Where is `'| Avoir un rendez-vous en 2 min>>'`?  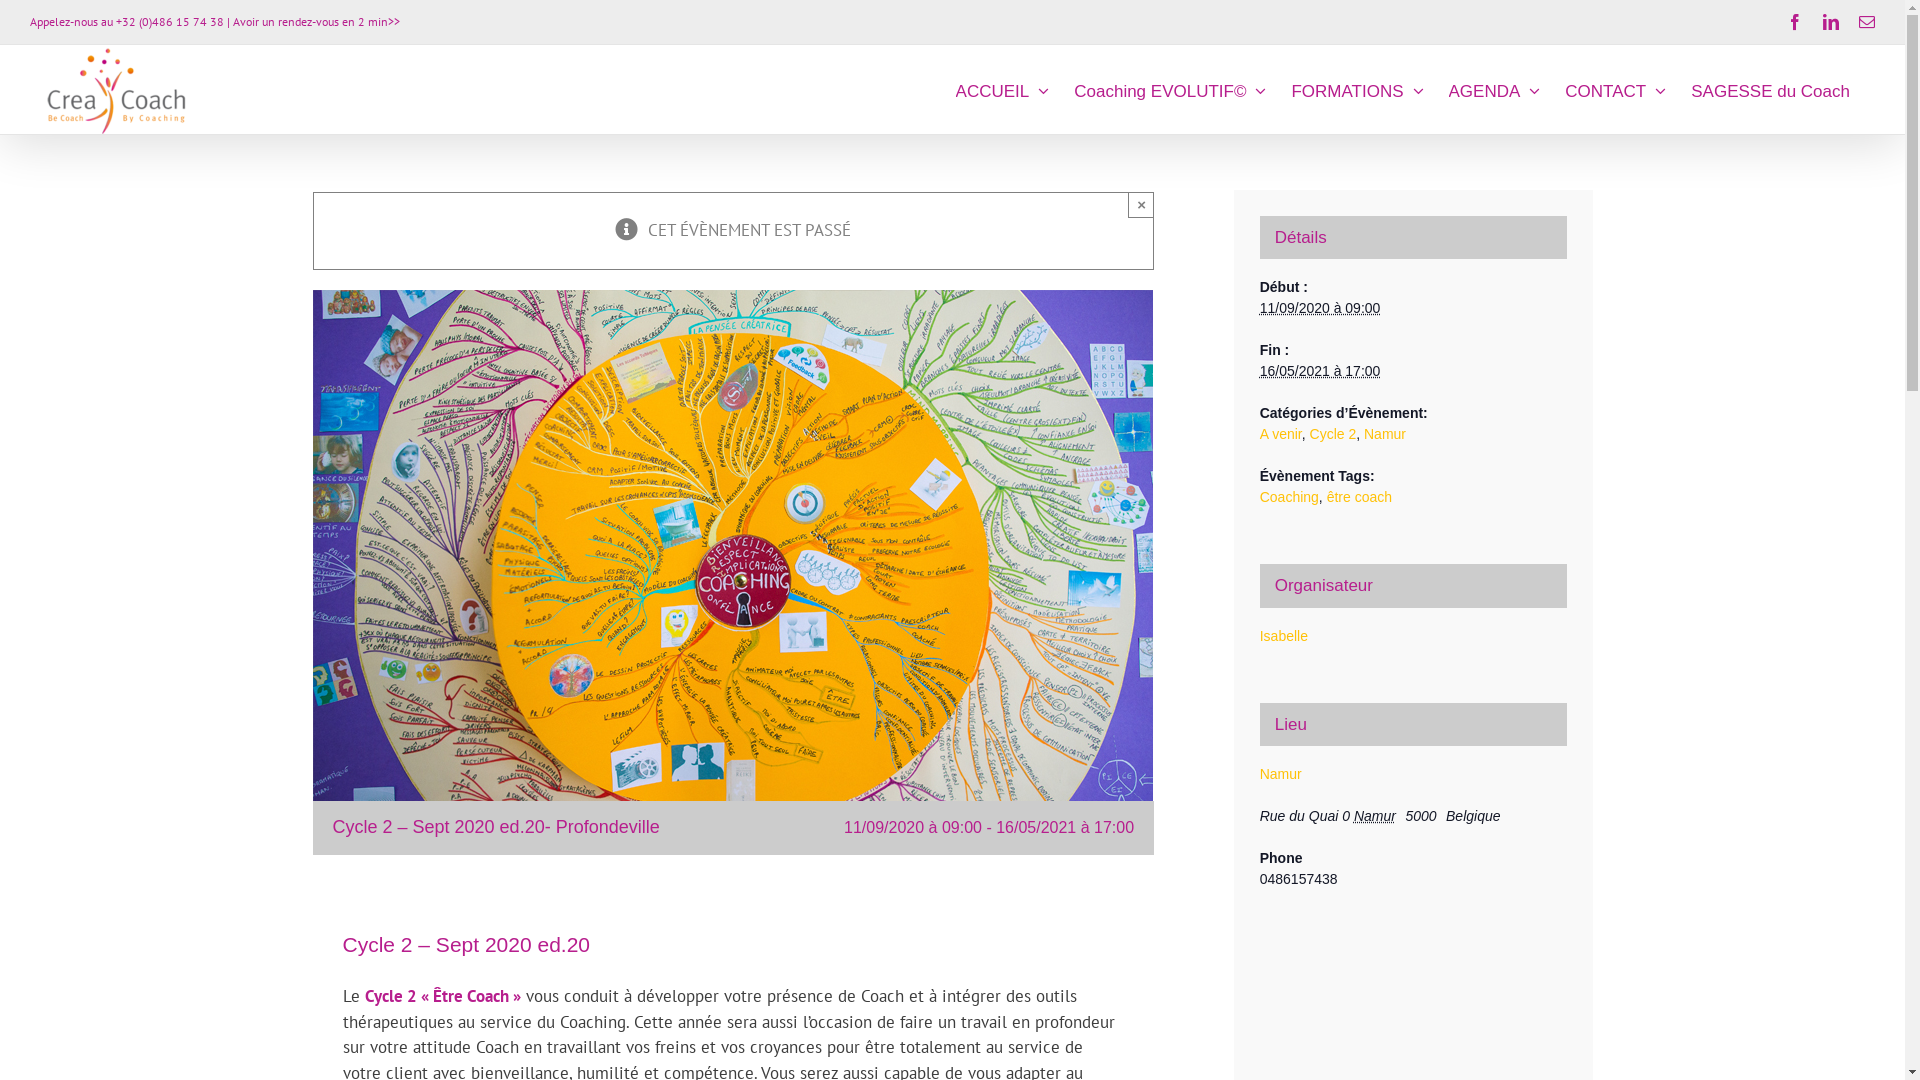
'| Avoir un rendez-vous en 2 min>>' is located at coordinates (226, 21).